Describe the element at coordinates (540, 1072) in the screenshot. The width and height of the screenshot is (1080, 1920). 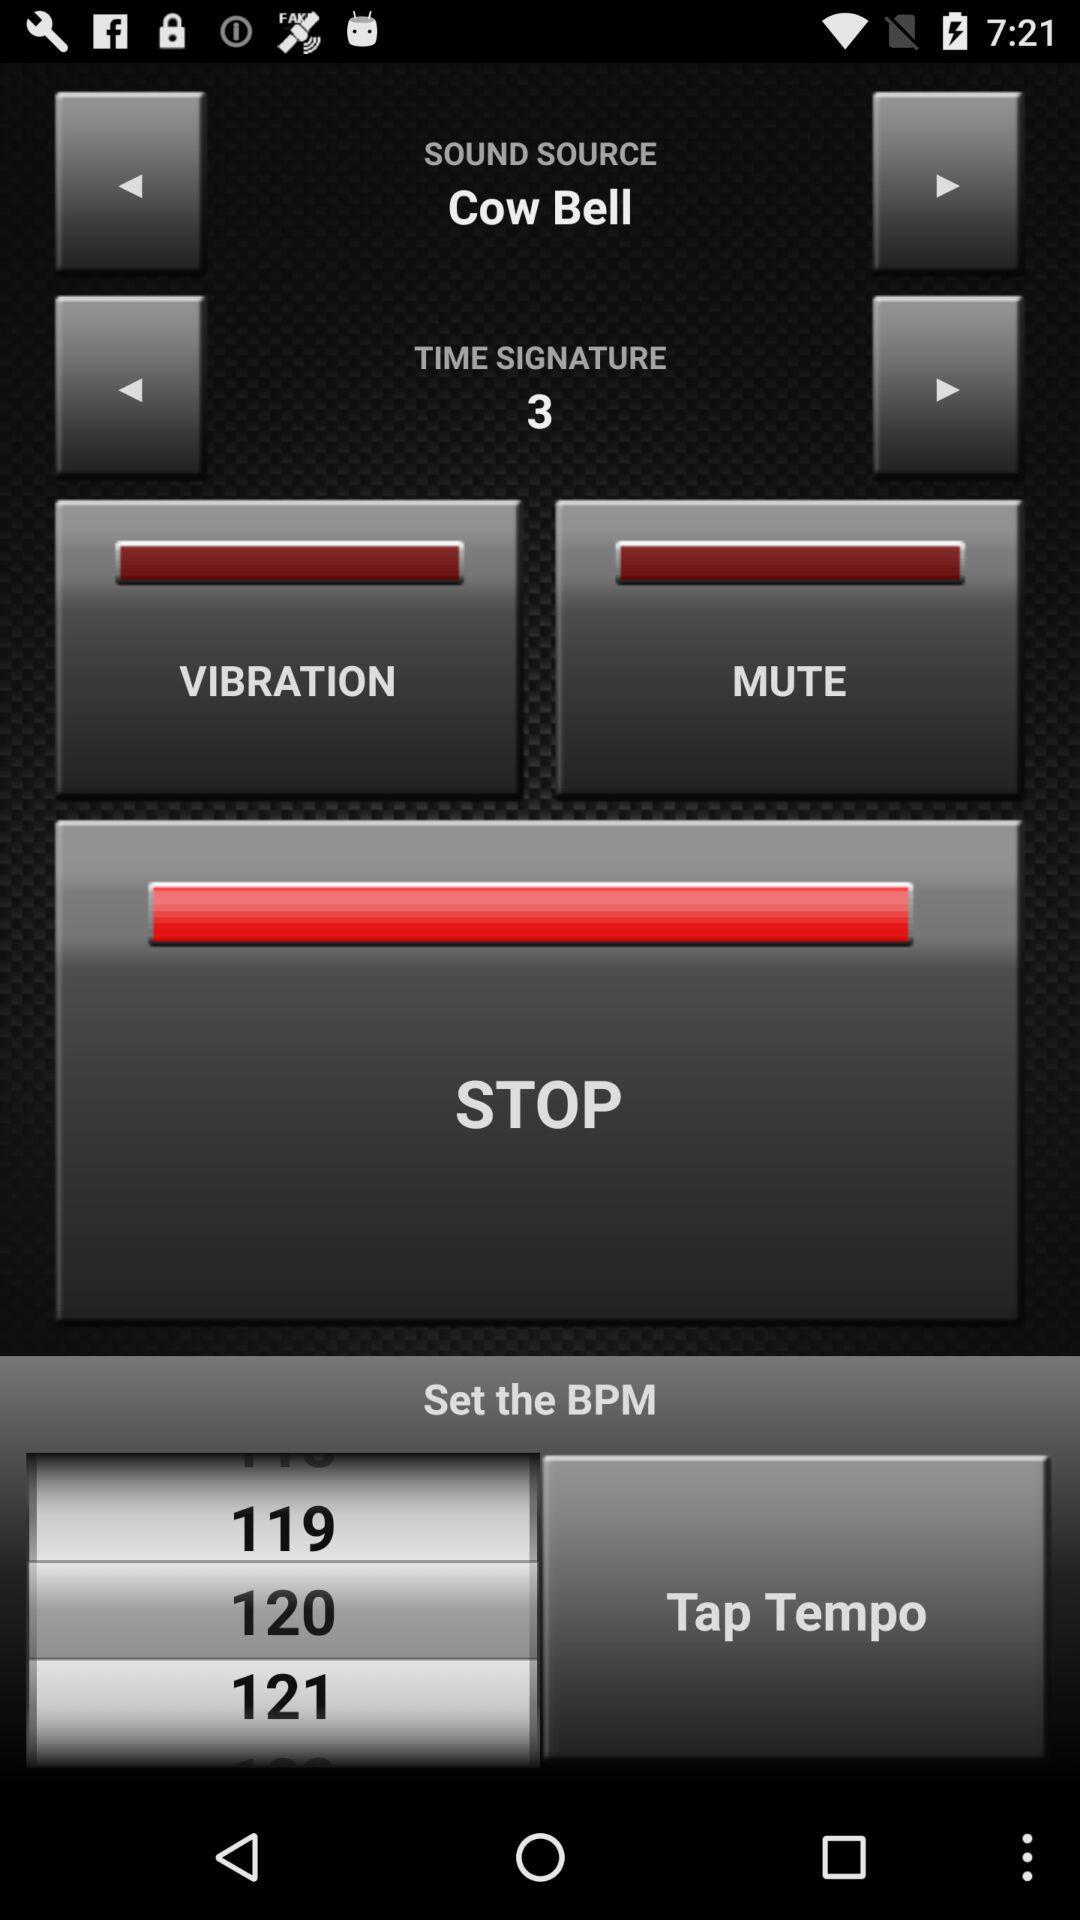
I see `icon at the center` at that location.